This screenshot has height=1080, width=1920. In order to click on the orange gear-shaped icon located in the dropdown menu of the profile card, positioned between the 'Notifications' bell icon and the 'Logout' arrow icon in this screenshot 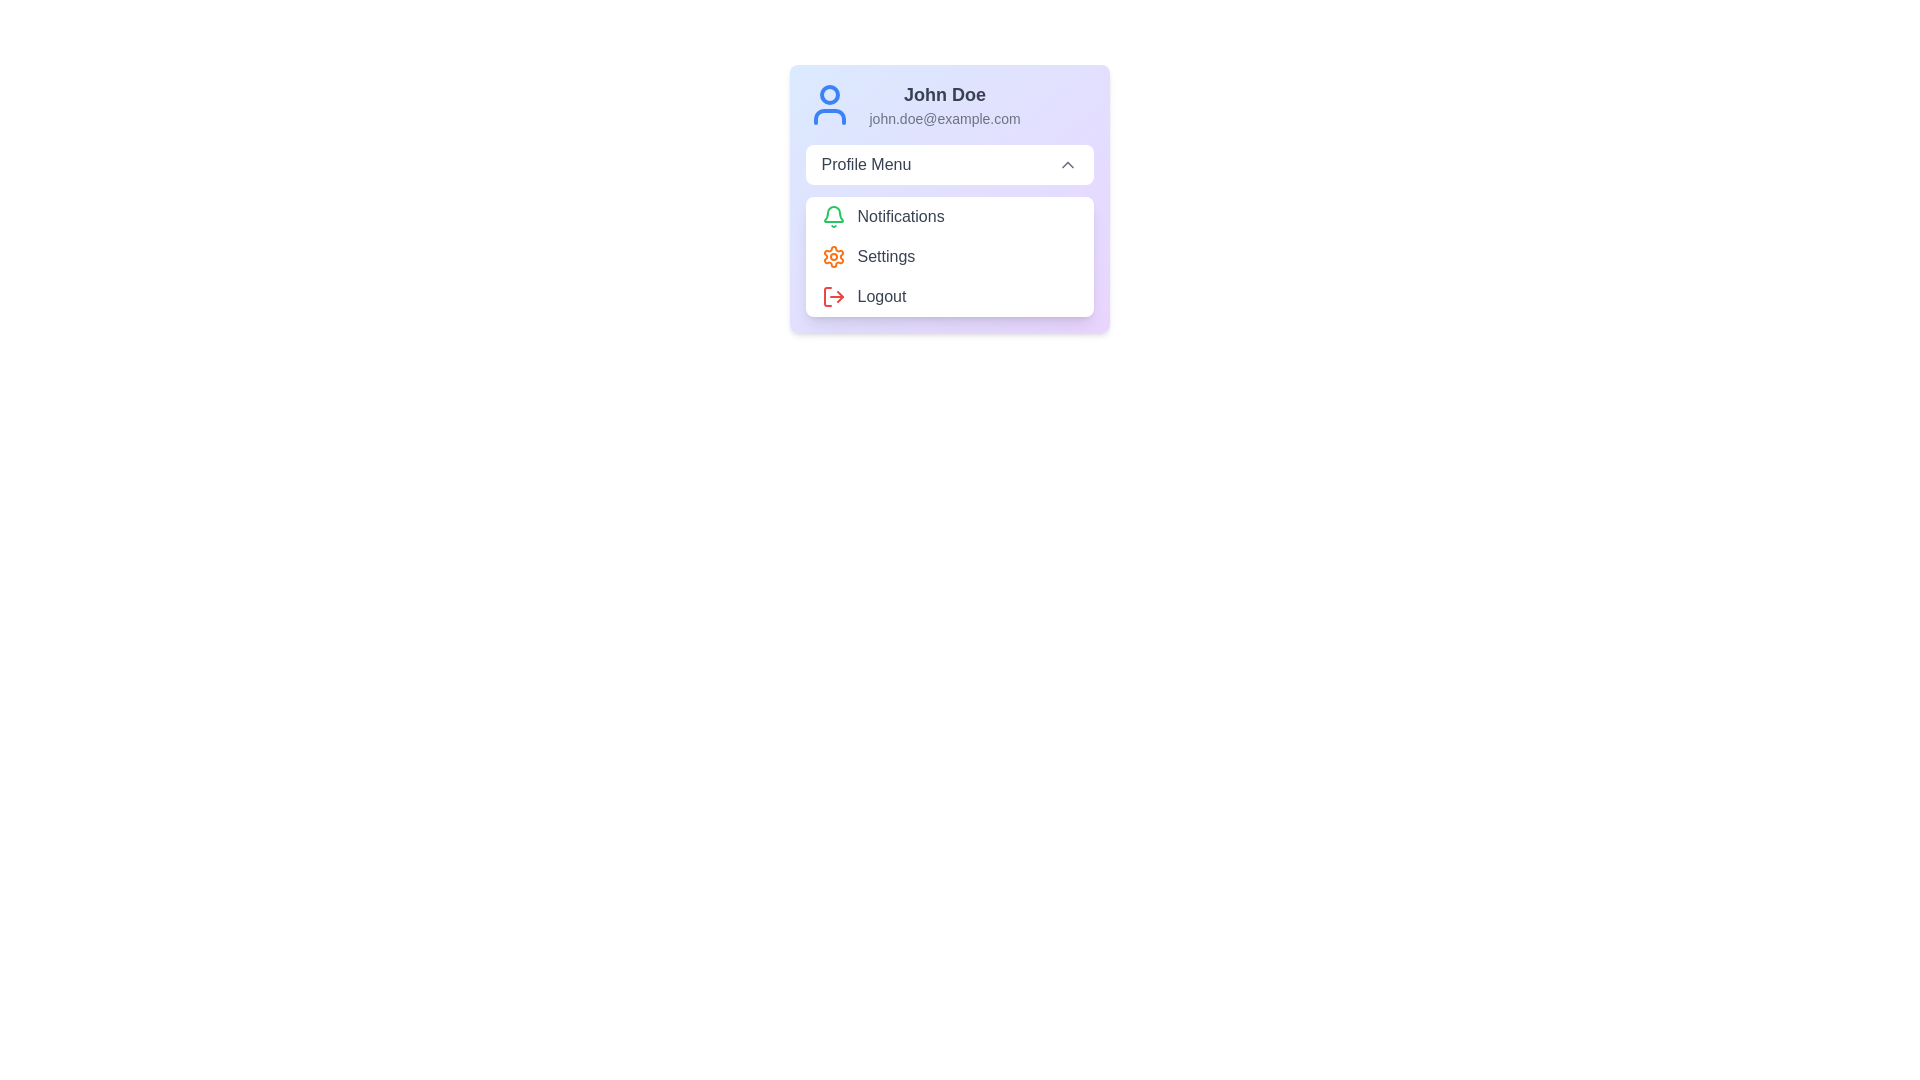, I will do `click(833, 256)`.